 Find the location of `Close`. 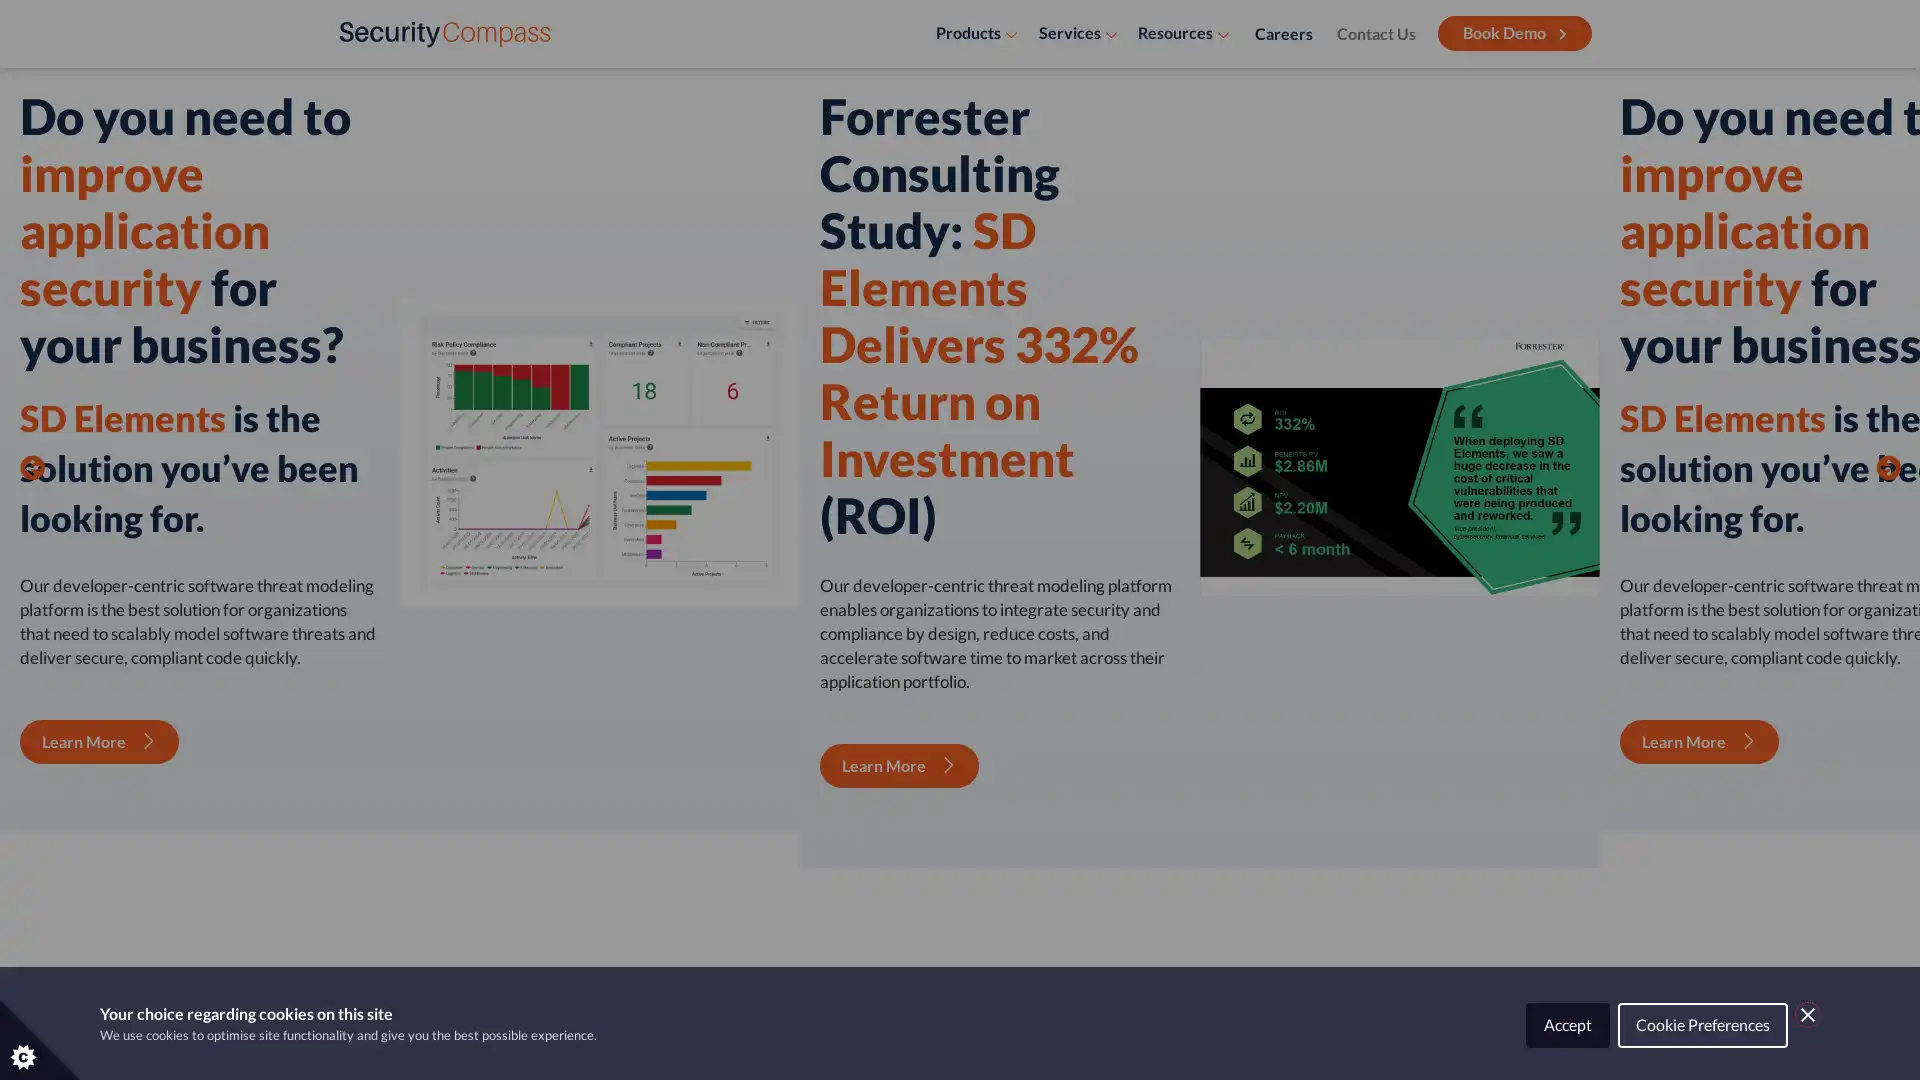

Close is located at coordinates (1808, 1014).